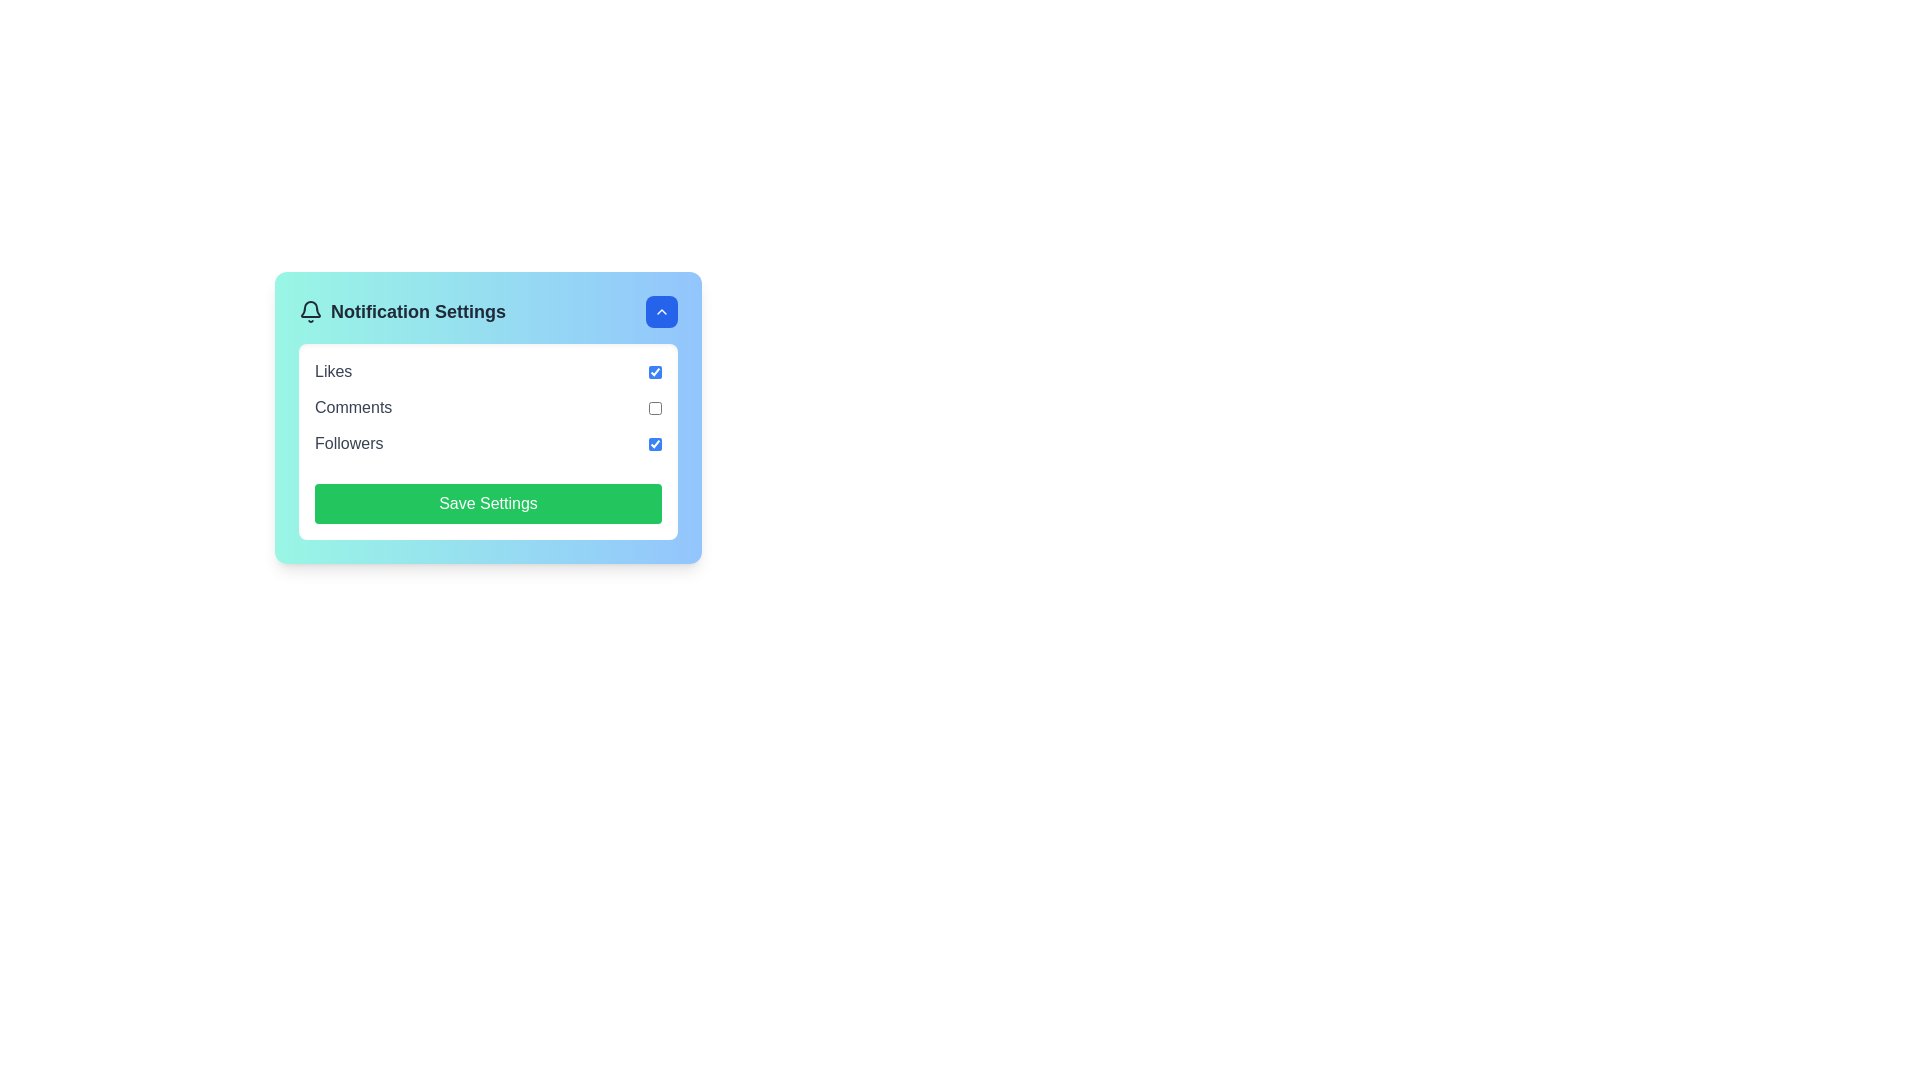  Describe the element at coordinates (310, 309) in the screenshot. I see `the notification icon located at the leftmost side of the header bar in the 'Notification Settings' dialog box, next to the title text` at that location.